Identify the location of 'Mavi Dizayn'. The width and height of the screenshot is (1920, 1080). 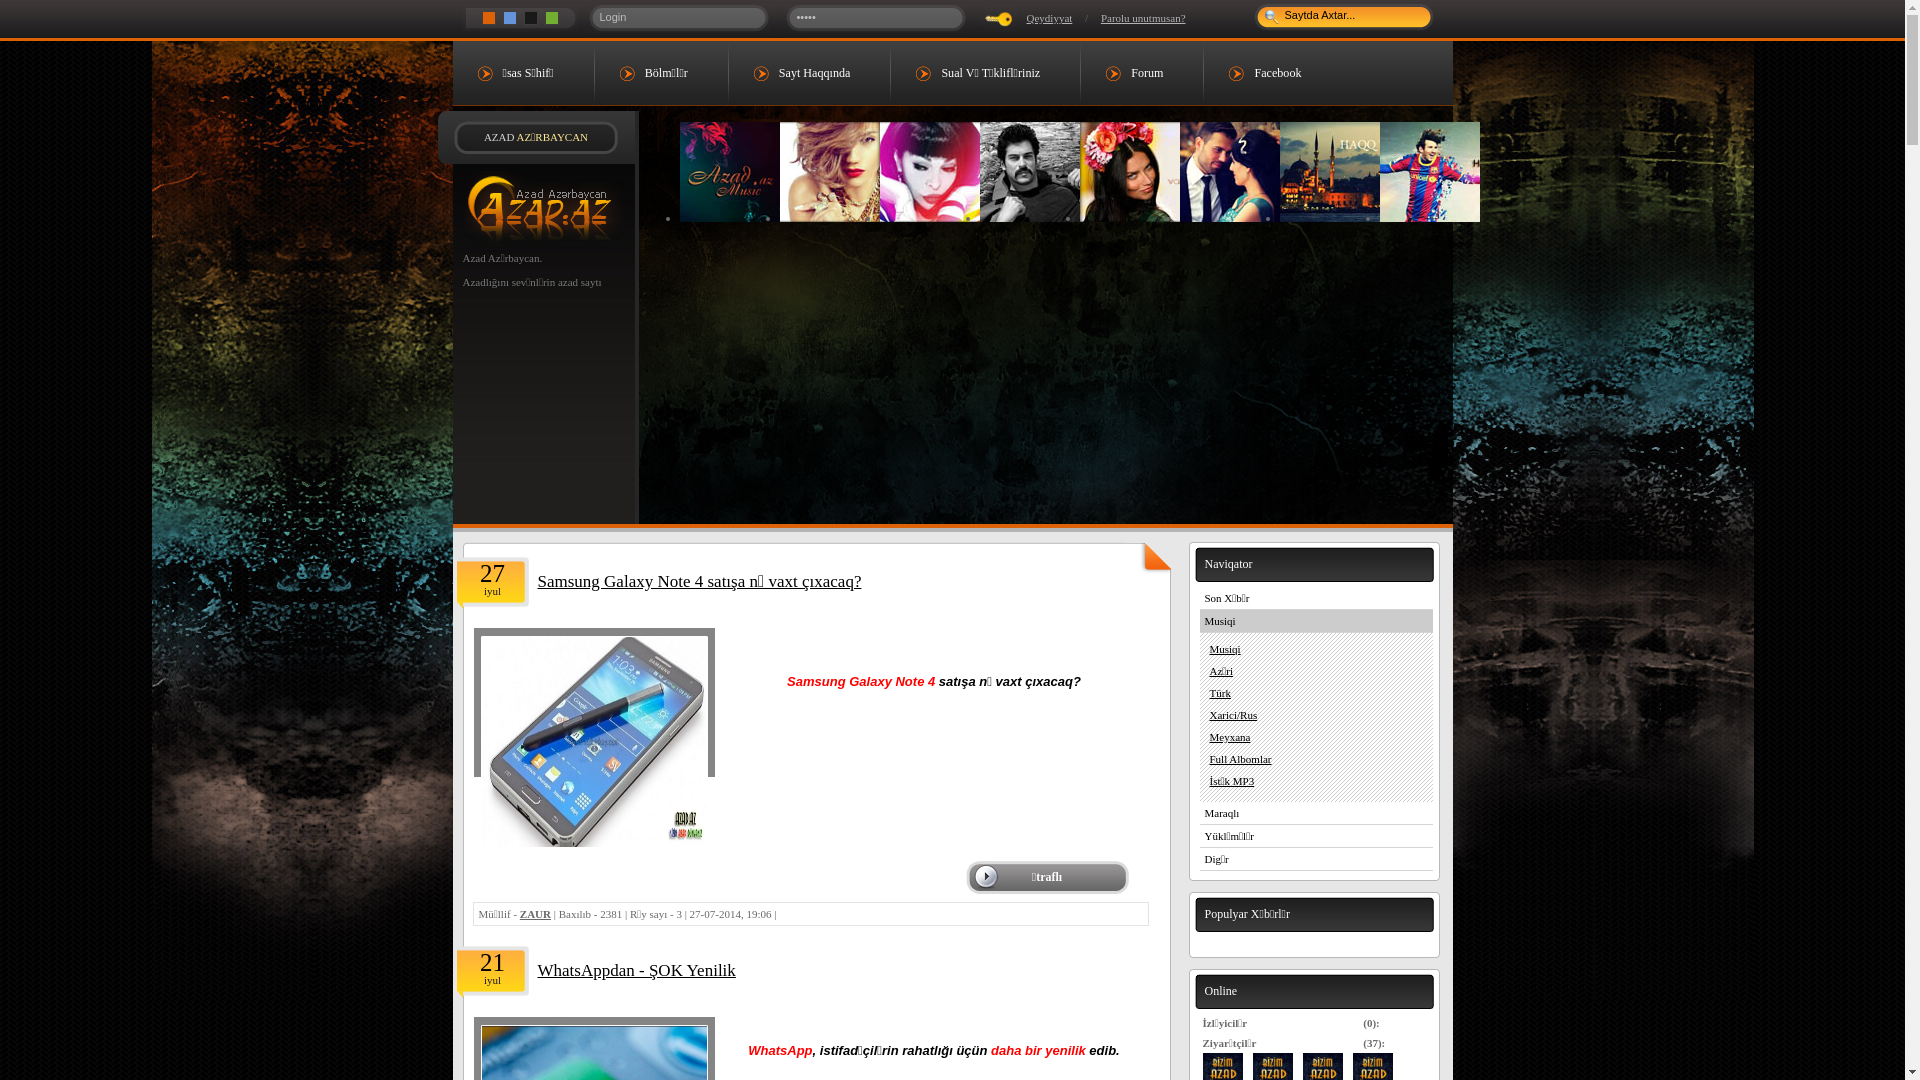
(508, 18).